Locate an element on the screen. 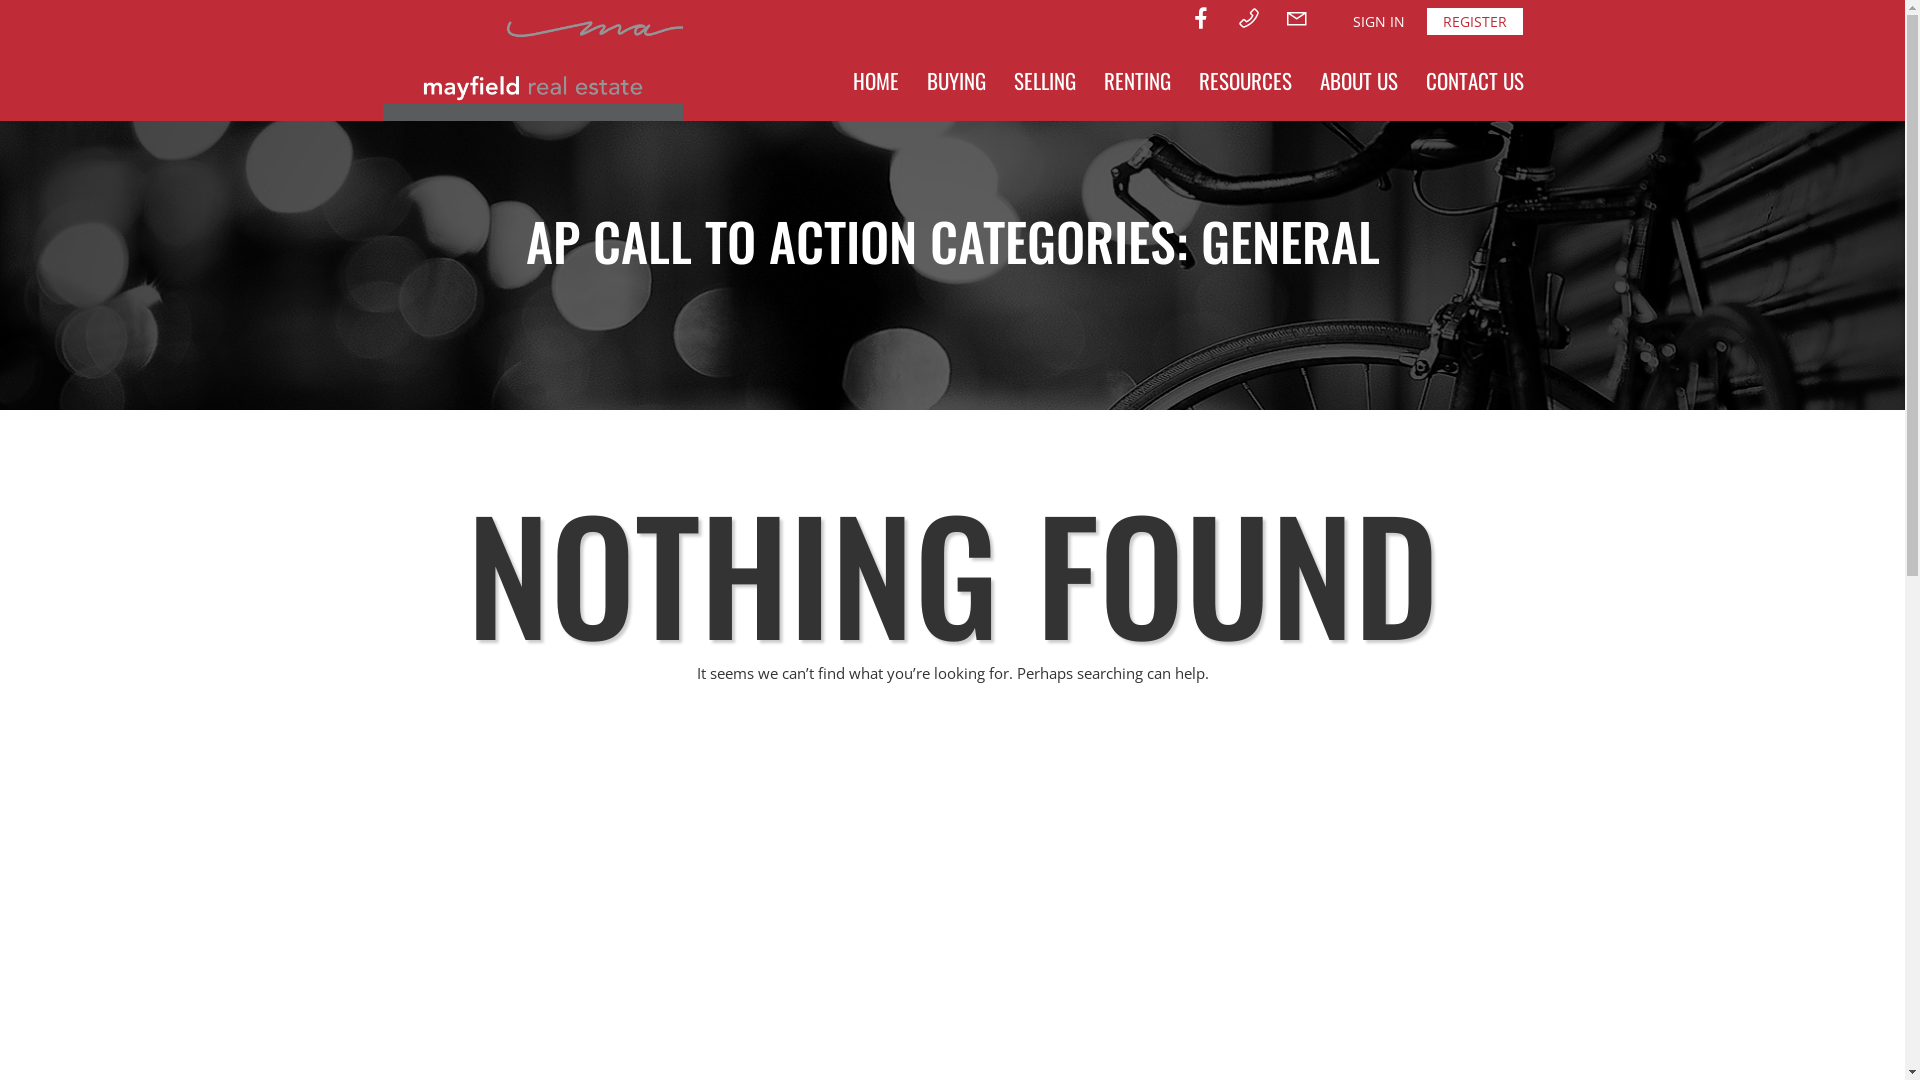 This screenshot has height=1080, width=1920. 'HOME' is located at coordinates (874, 80).